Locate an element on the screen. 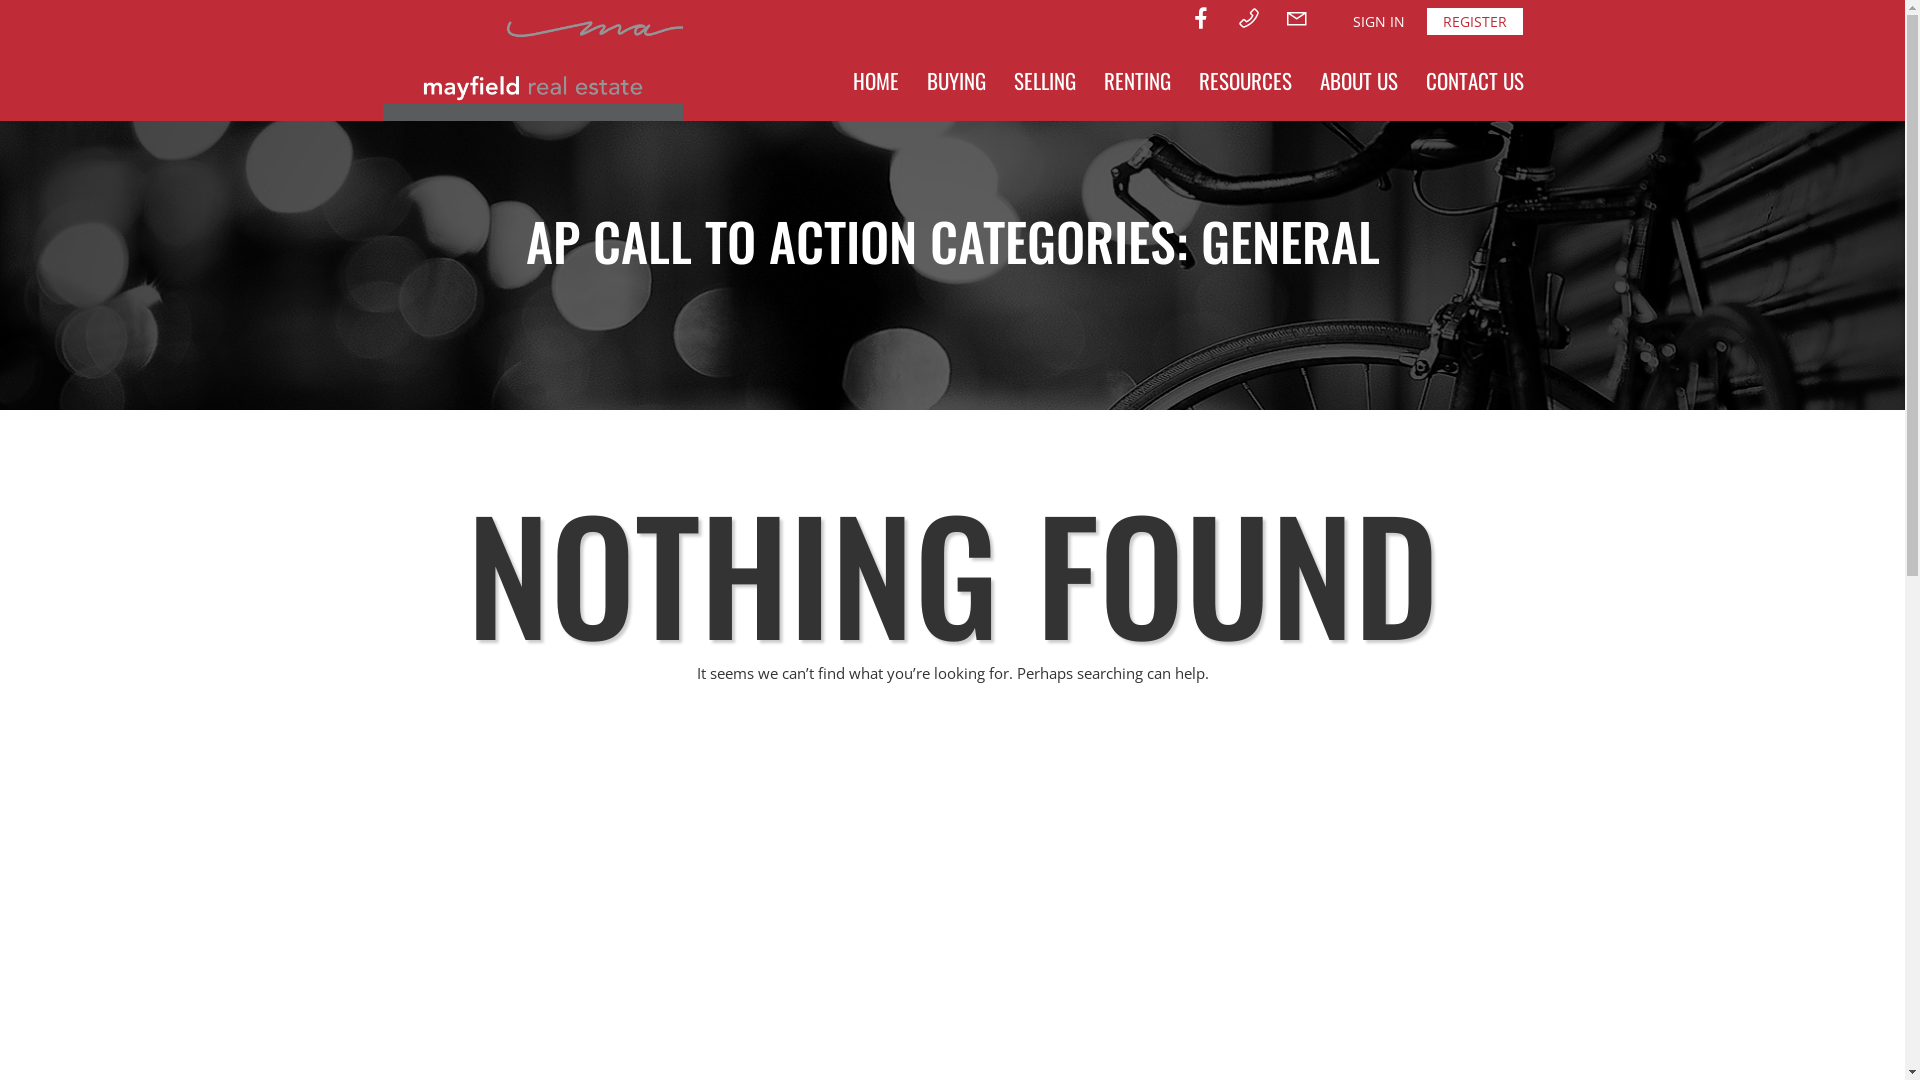 This screenshot has height=1080, width=1920. 'HOME' is located at coordinates (874, 80).